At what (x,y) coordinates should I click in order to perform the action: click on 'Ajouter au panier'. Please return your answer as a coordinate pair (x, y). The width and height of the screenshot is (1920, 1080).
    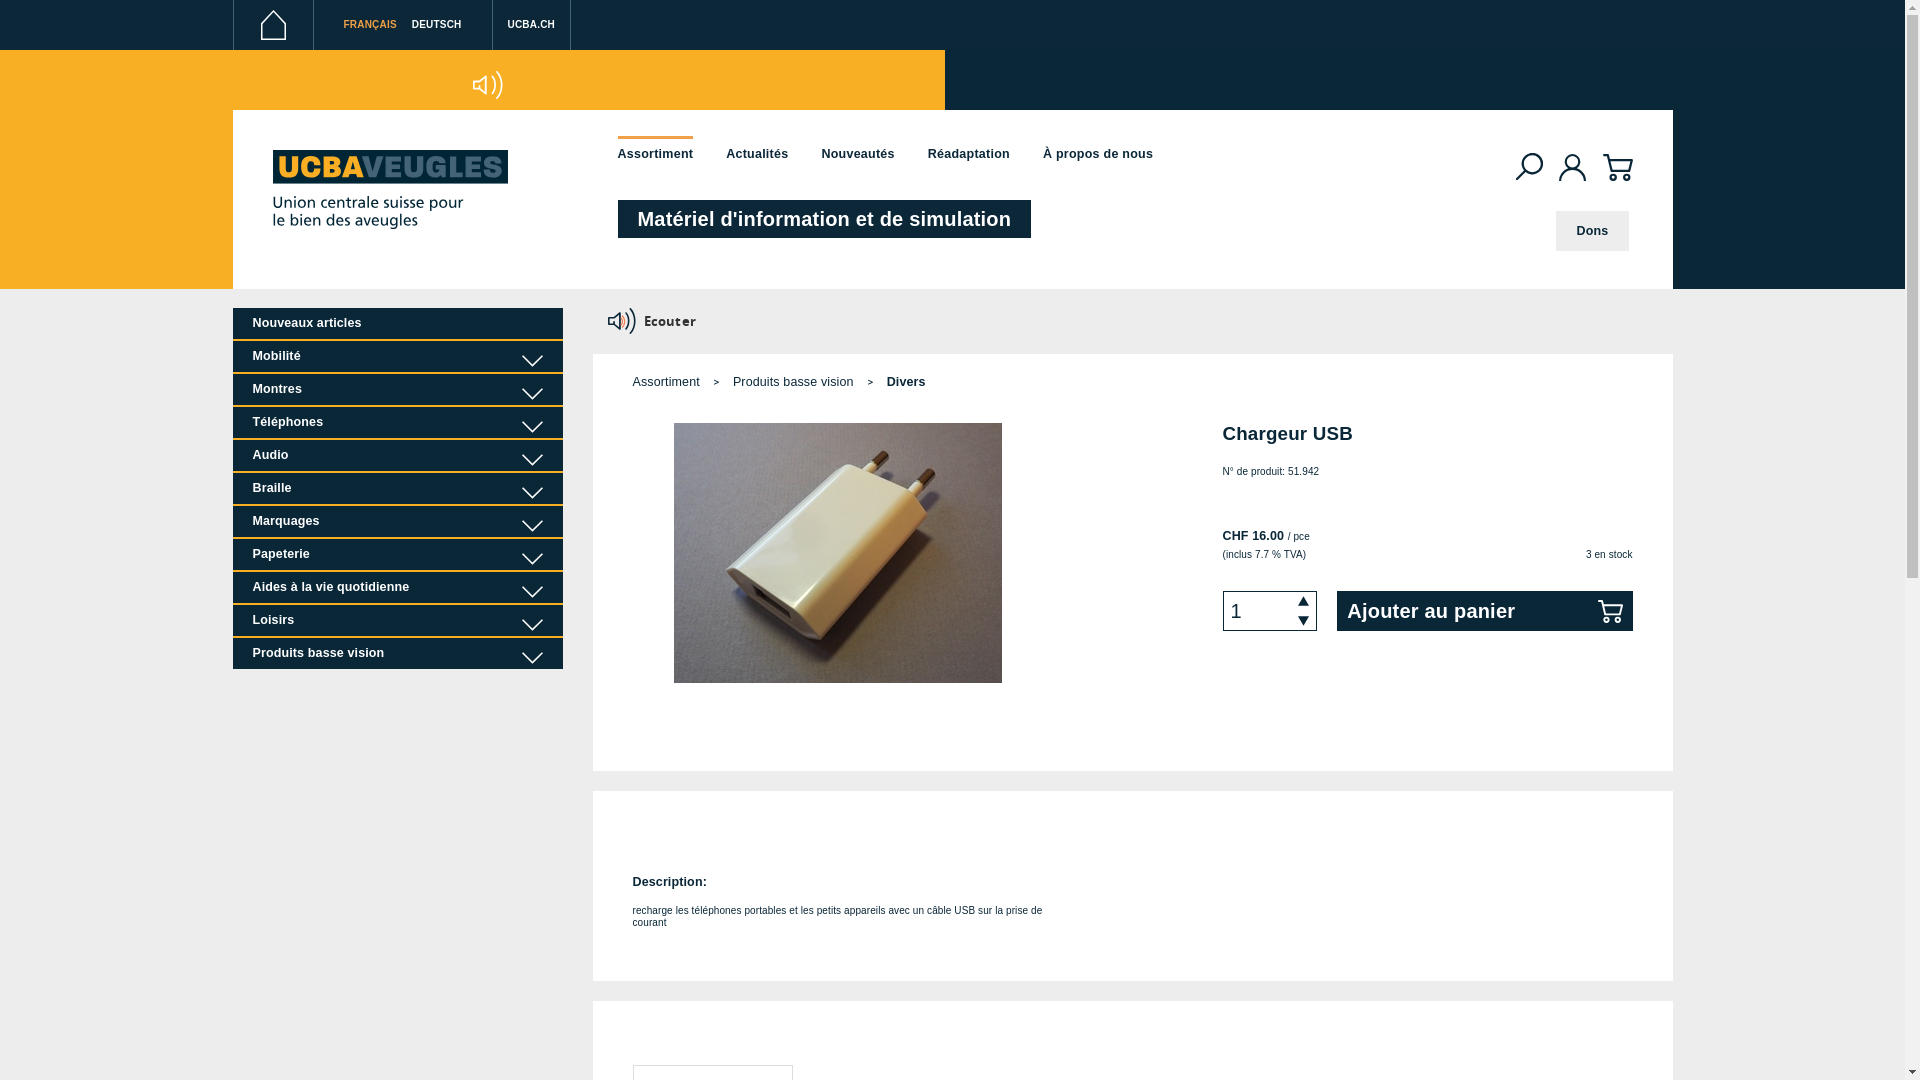
    Looking at the image, I should click on (1484, 609).